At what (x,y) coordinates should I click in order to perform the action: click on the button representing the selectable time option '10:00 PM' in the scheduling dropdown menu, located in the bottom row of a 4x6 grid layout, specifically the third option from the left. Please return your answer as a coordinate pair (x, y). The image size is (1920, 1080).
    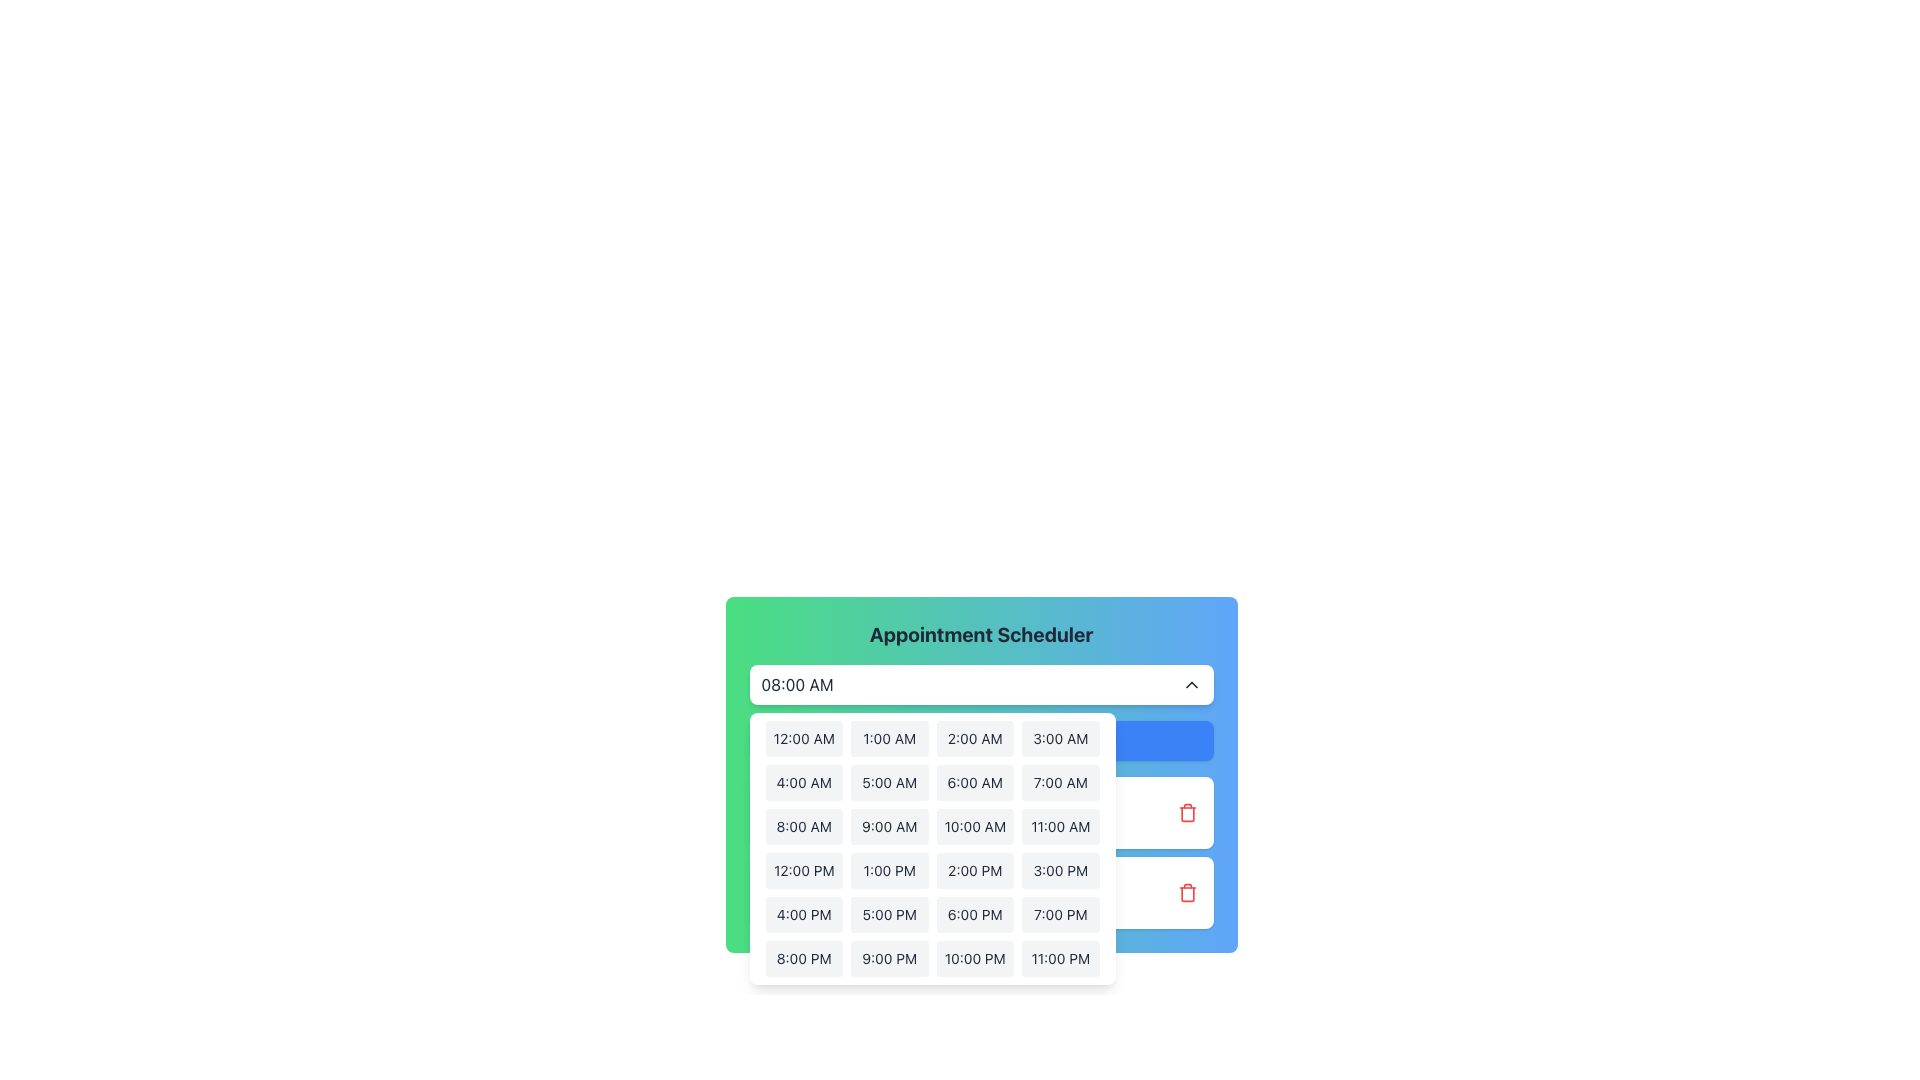
    Looking at the image, I should click on (975, 958).